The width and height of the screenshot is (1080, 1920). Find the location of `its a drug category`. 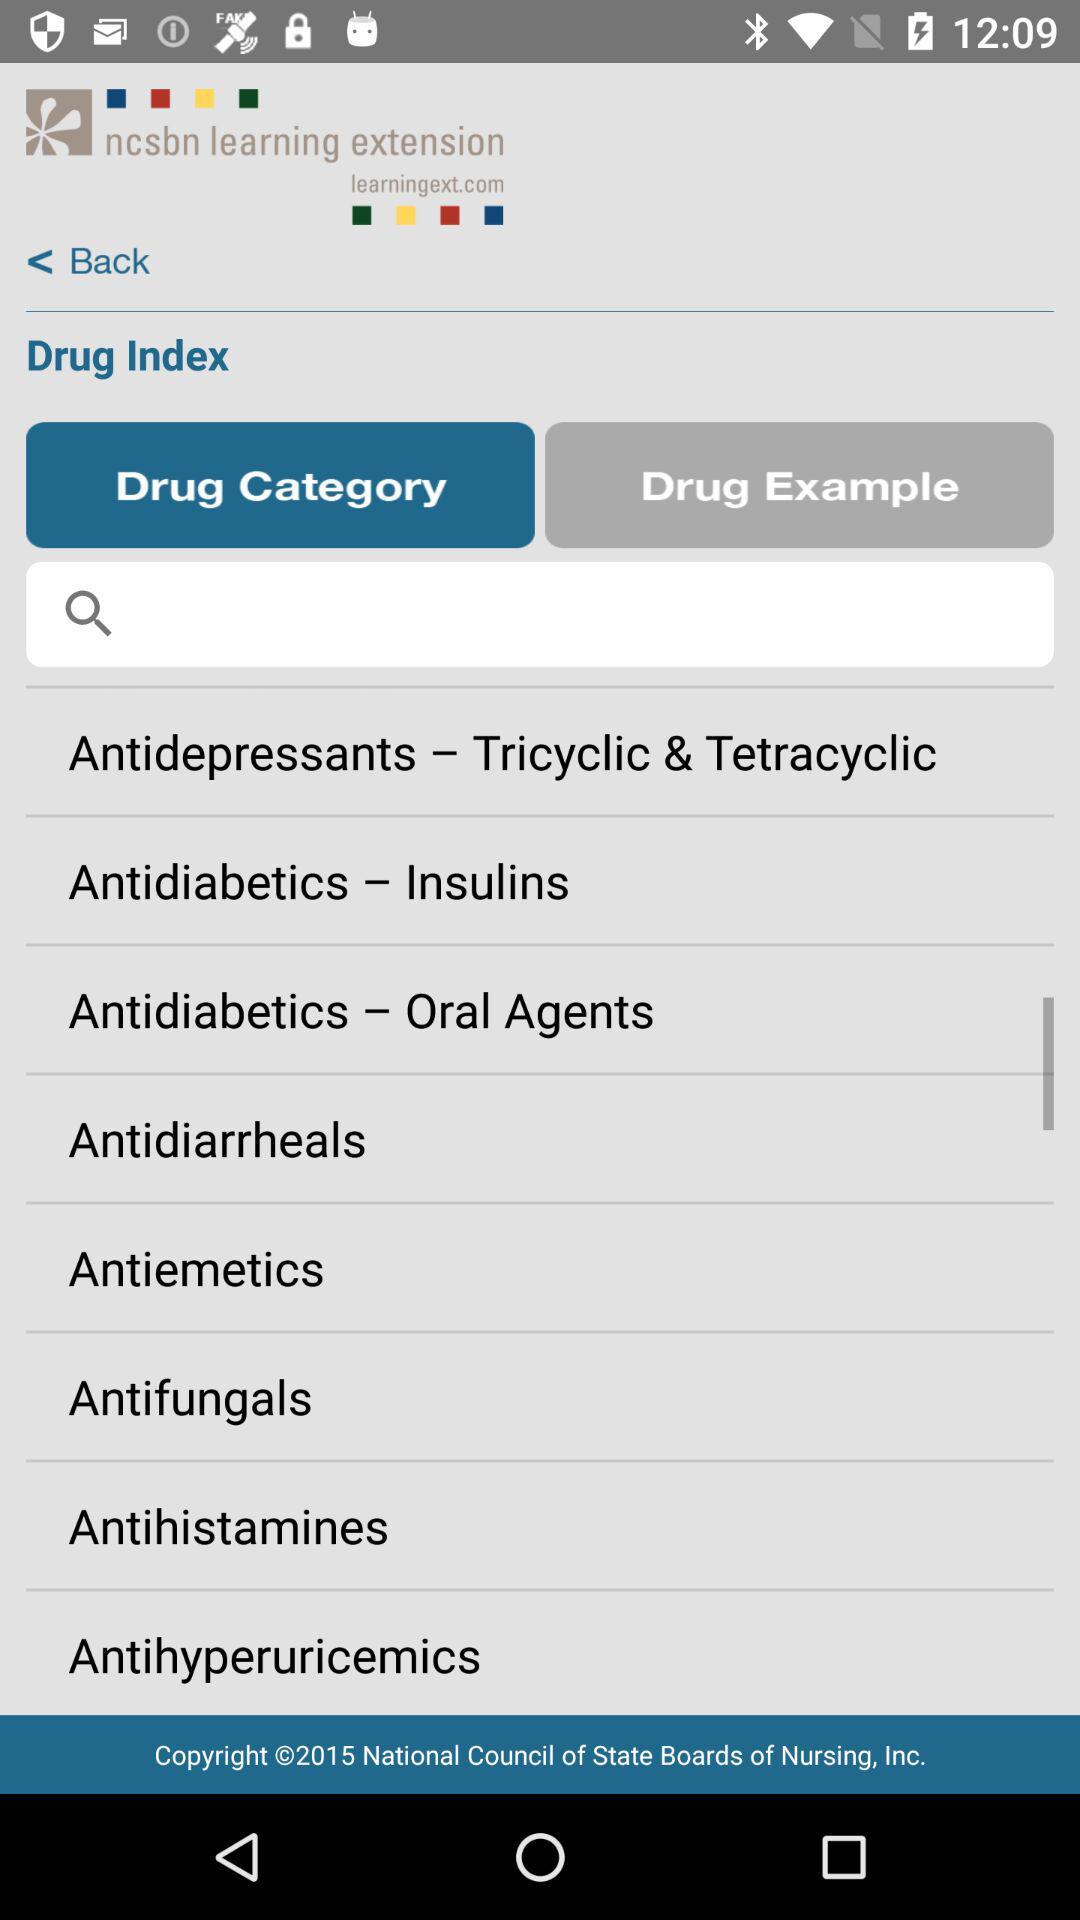

its a drug category is located at coordinates (280, 485).